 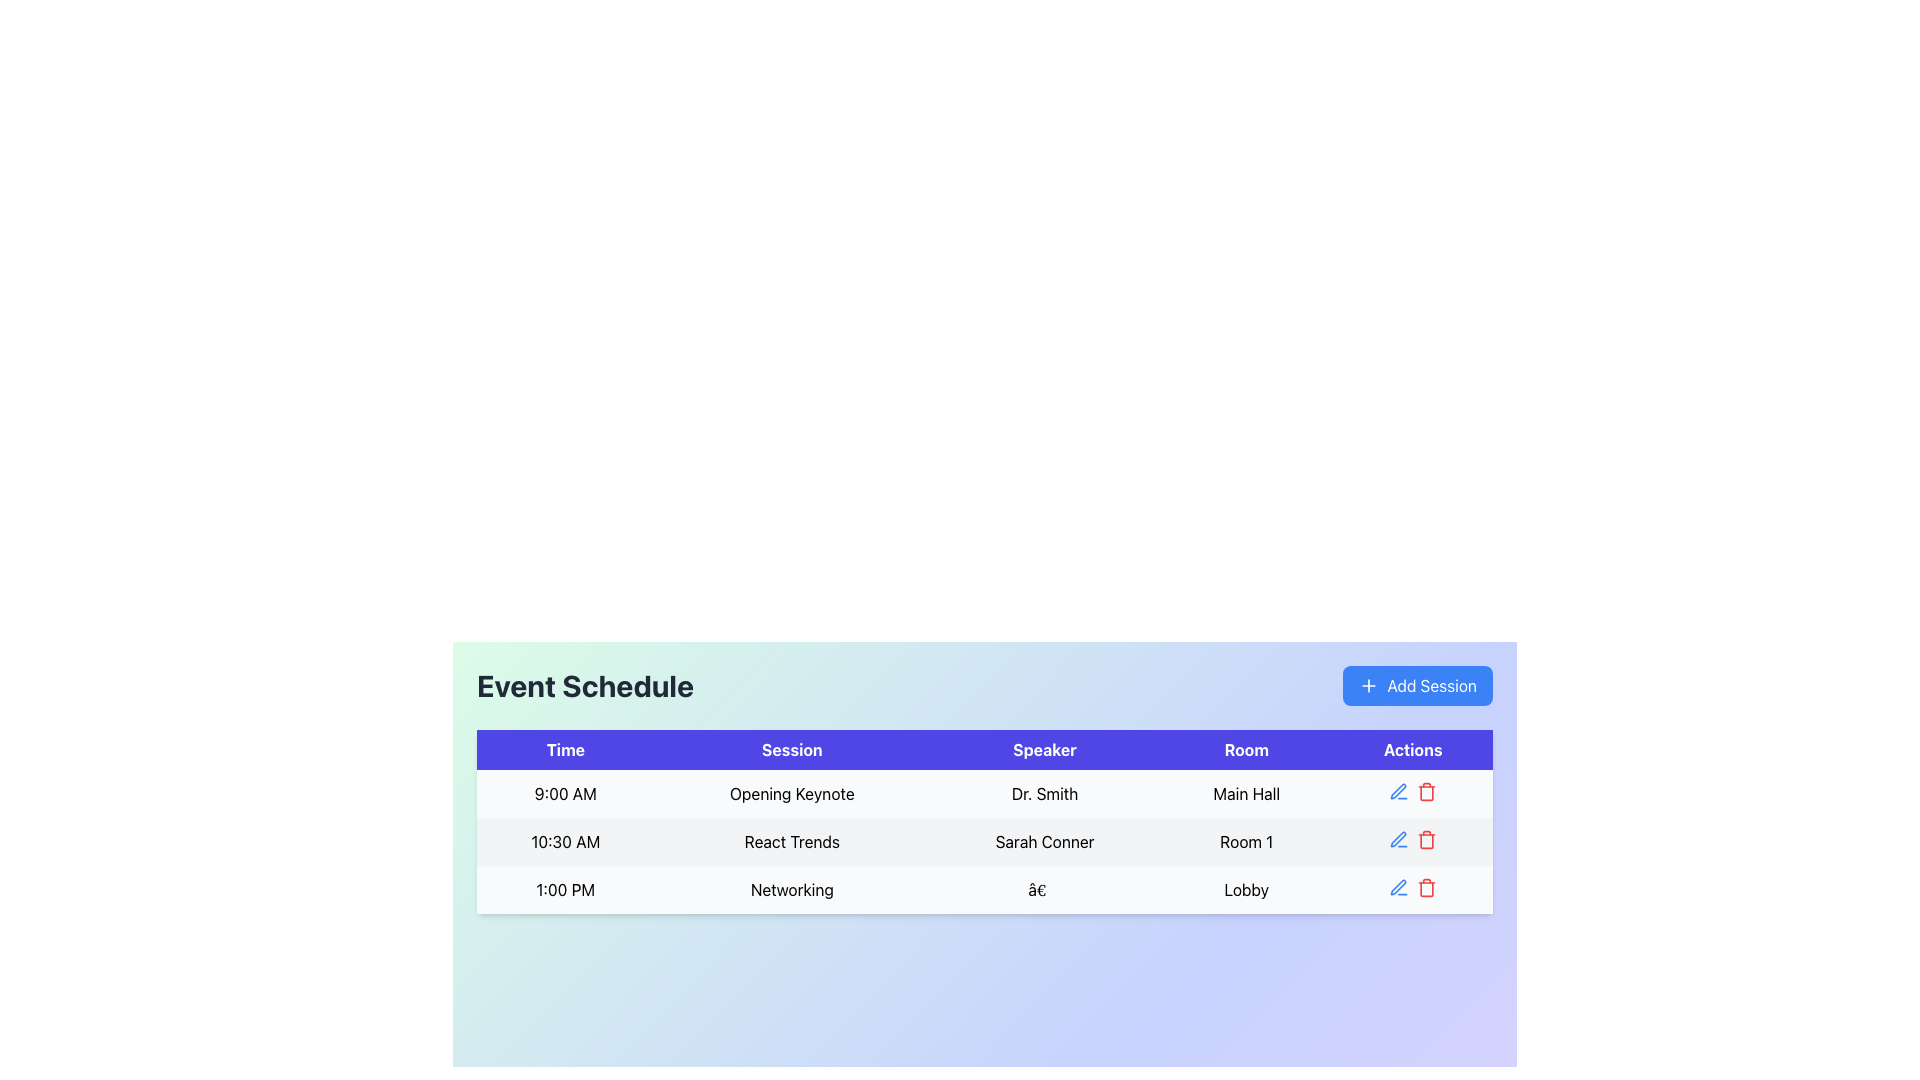 What do you see at coordinates (1412, 886) in the screenshot?
I see `the interactive icons (pencil and trash can) located under the 'Actions' column in the '1:00 PM Networking—Lobby' row of the event schedule table` at bounding box center [1412, 886].